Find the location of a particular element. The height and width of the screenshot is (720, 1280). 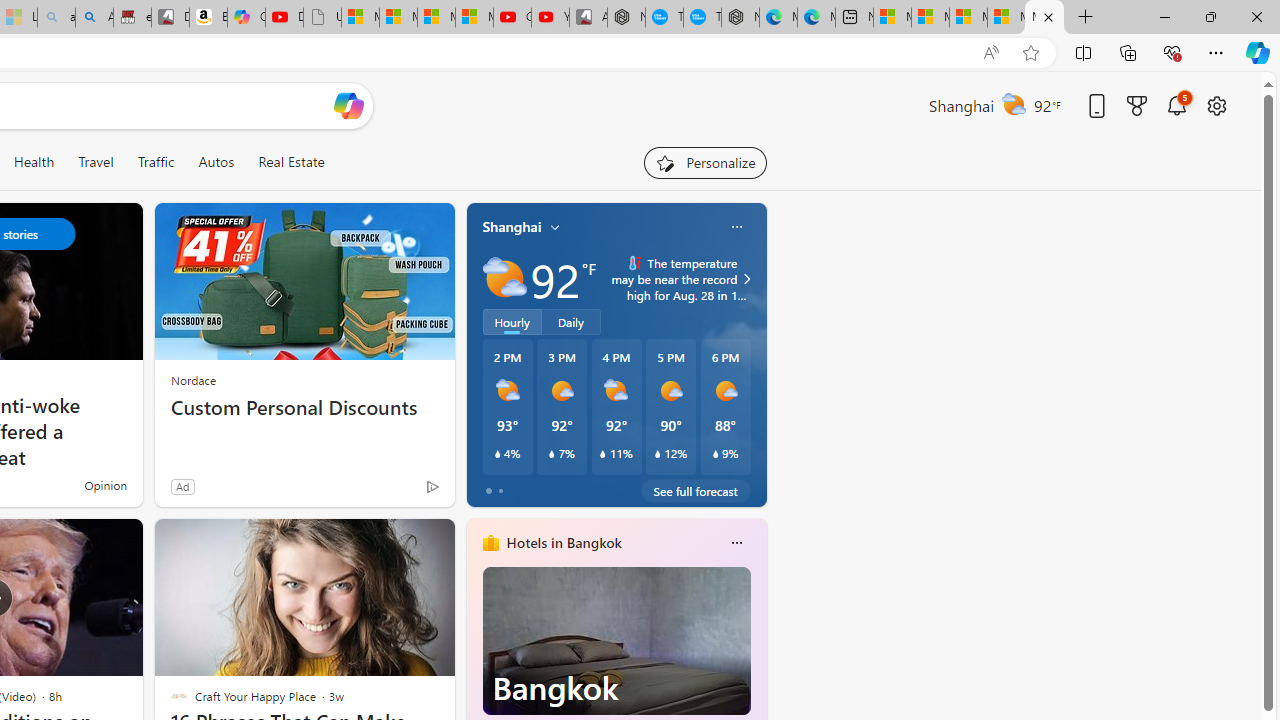

'Class: weather-current-precipitation-glyph' is located at coordinates (715, 453).